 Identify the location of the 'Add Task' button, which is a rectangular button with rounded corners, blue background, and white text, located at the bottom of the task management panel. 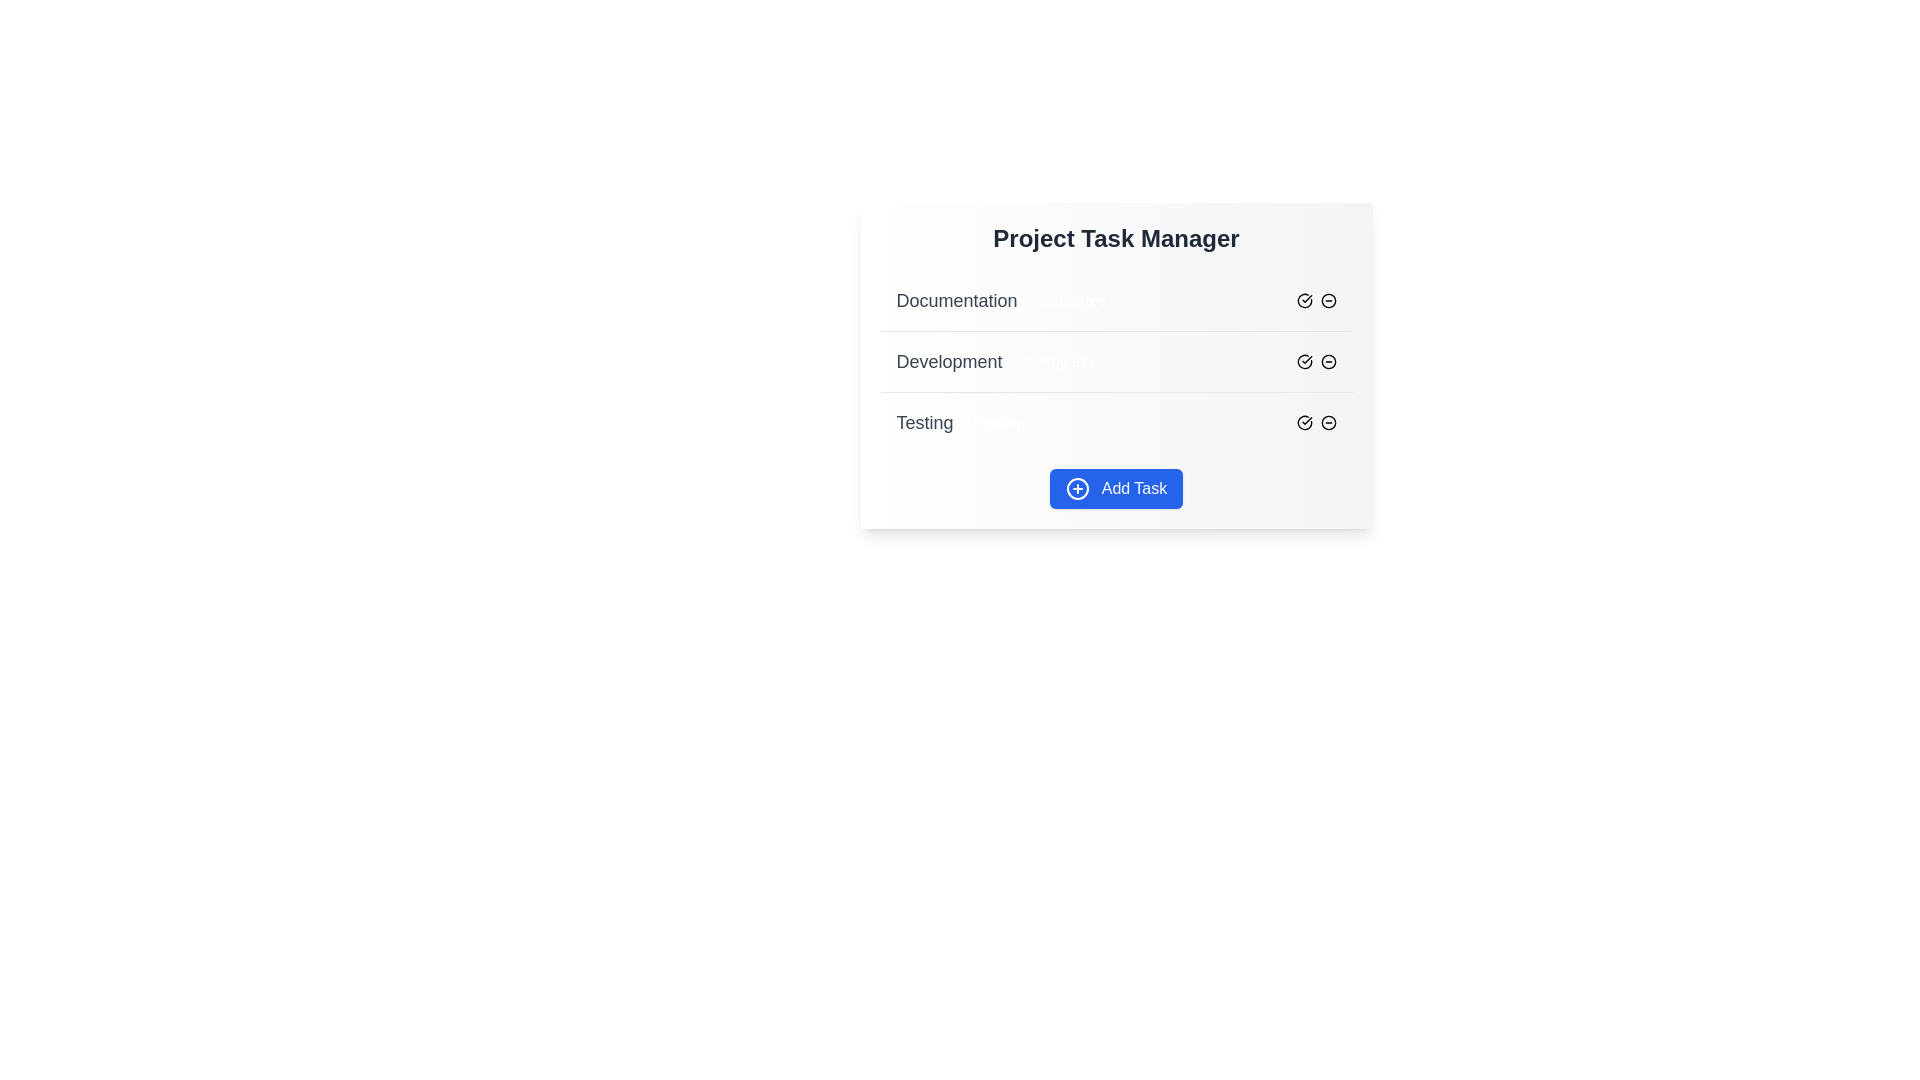
(1115, 489).